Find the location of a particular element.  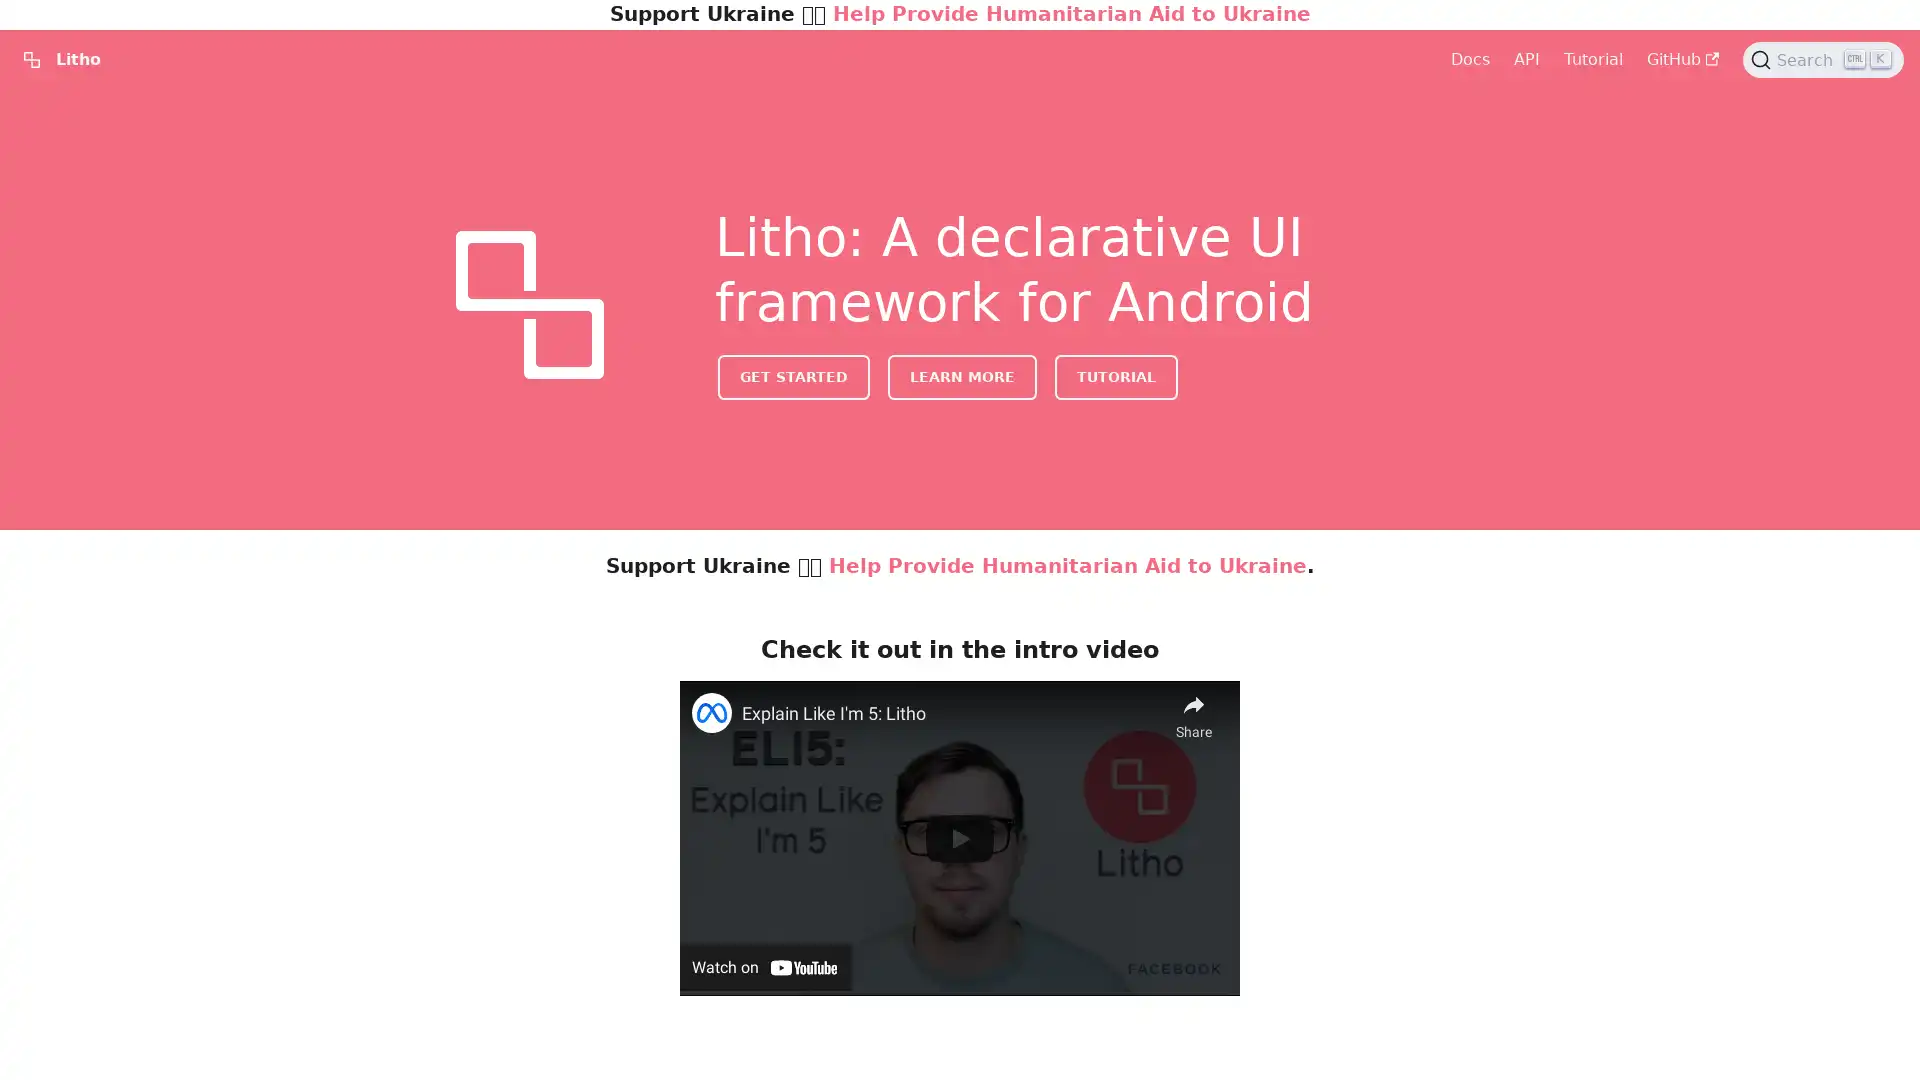

Search is located at coordinates (1823, 59).